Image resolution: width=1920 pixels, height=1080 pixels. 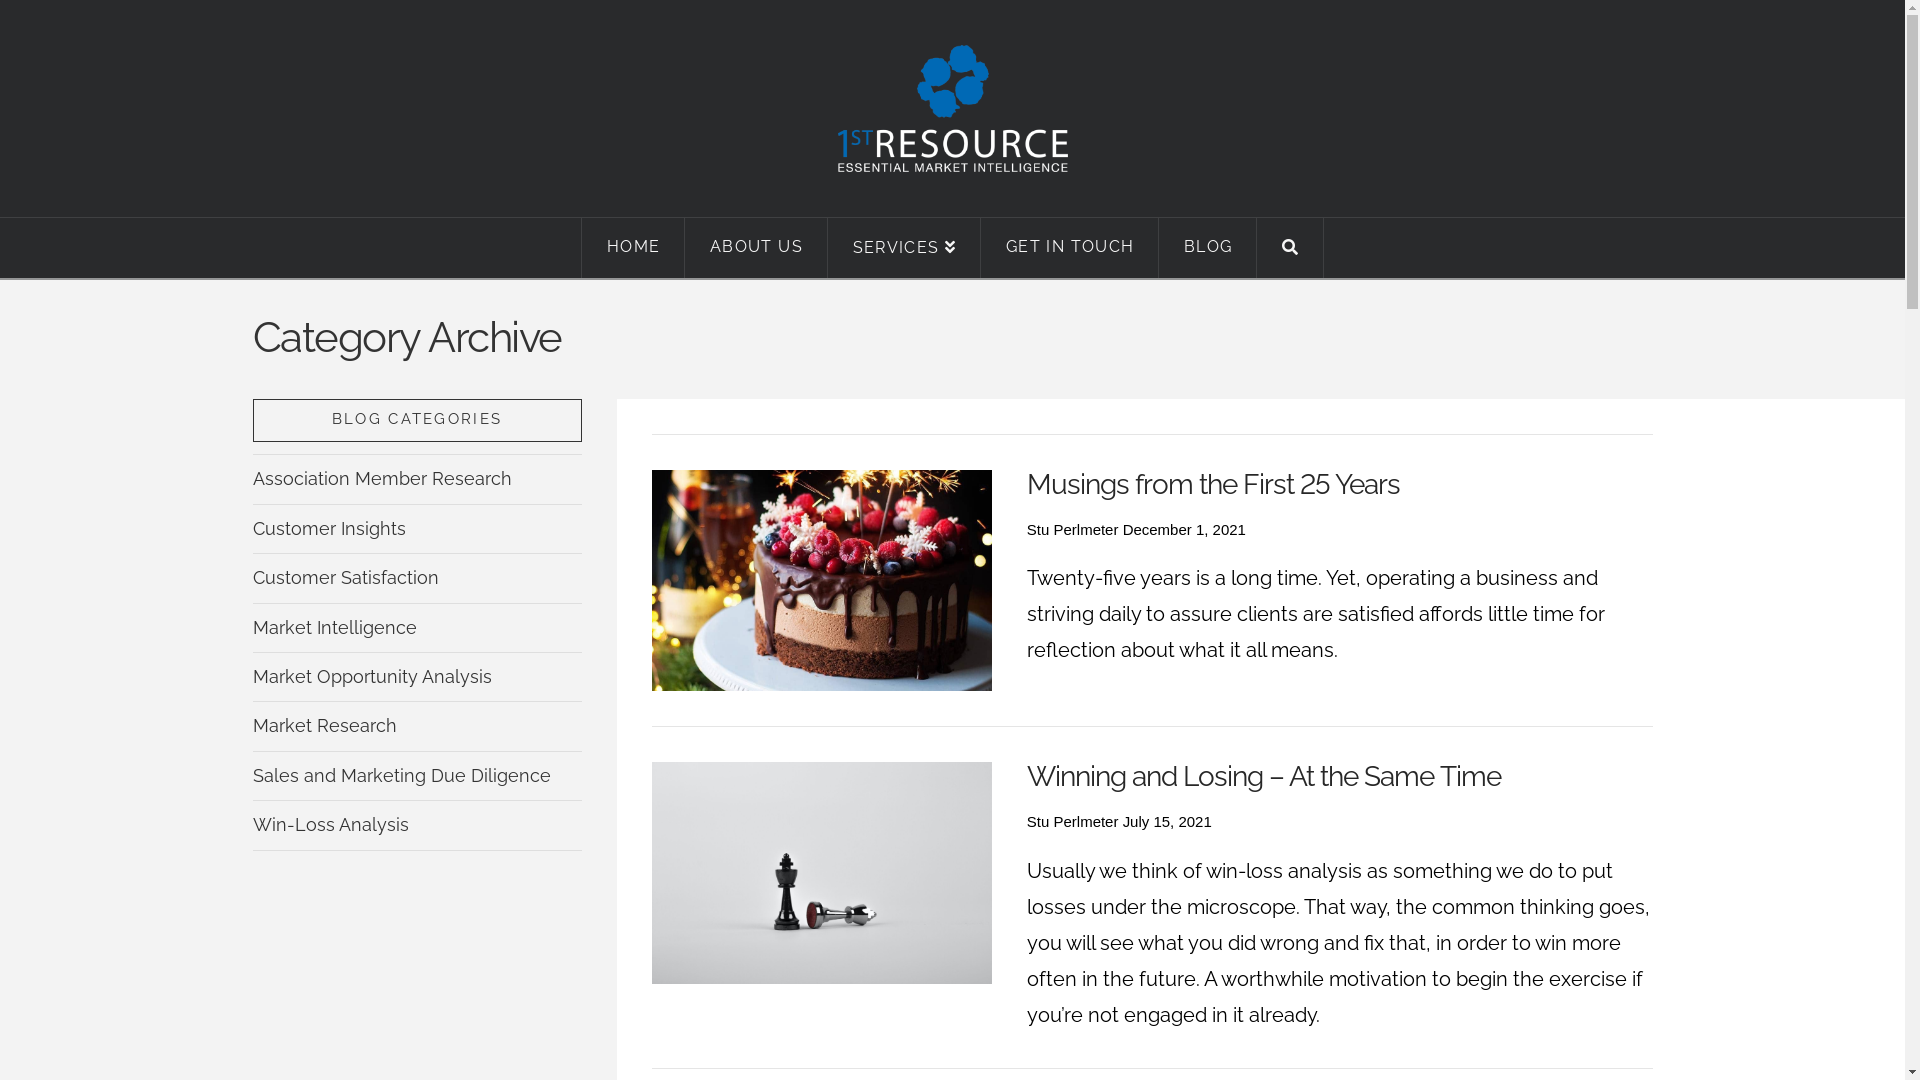 I want to click on 'Sales and Marketing Due Diligence', so click(x=400, y=774).